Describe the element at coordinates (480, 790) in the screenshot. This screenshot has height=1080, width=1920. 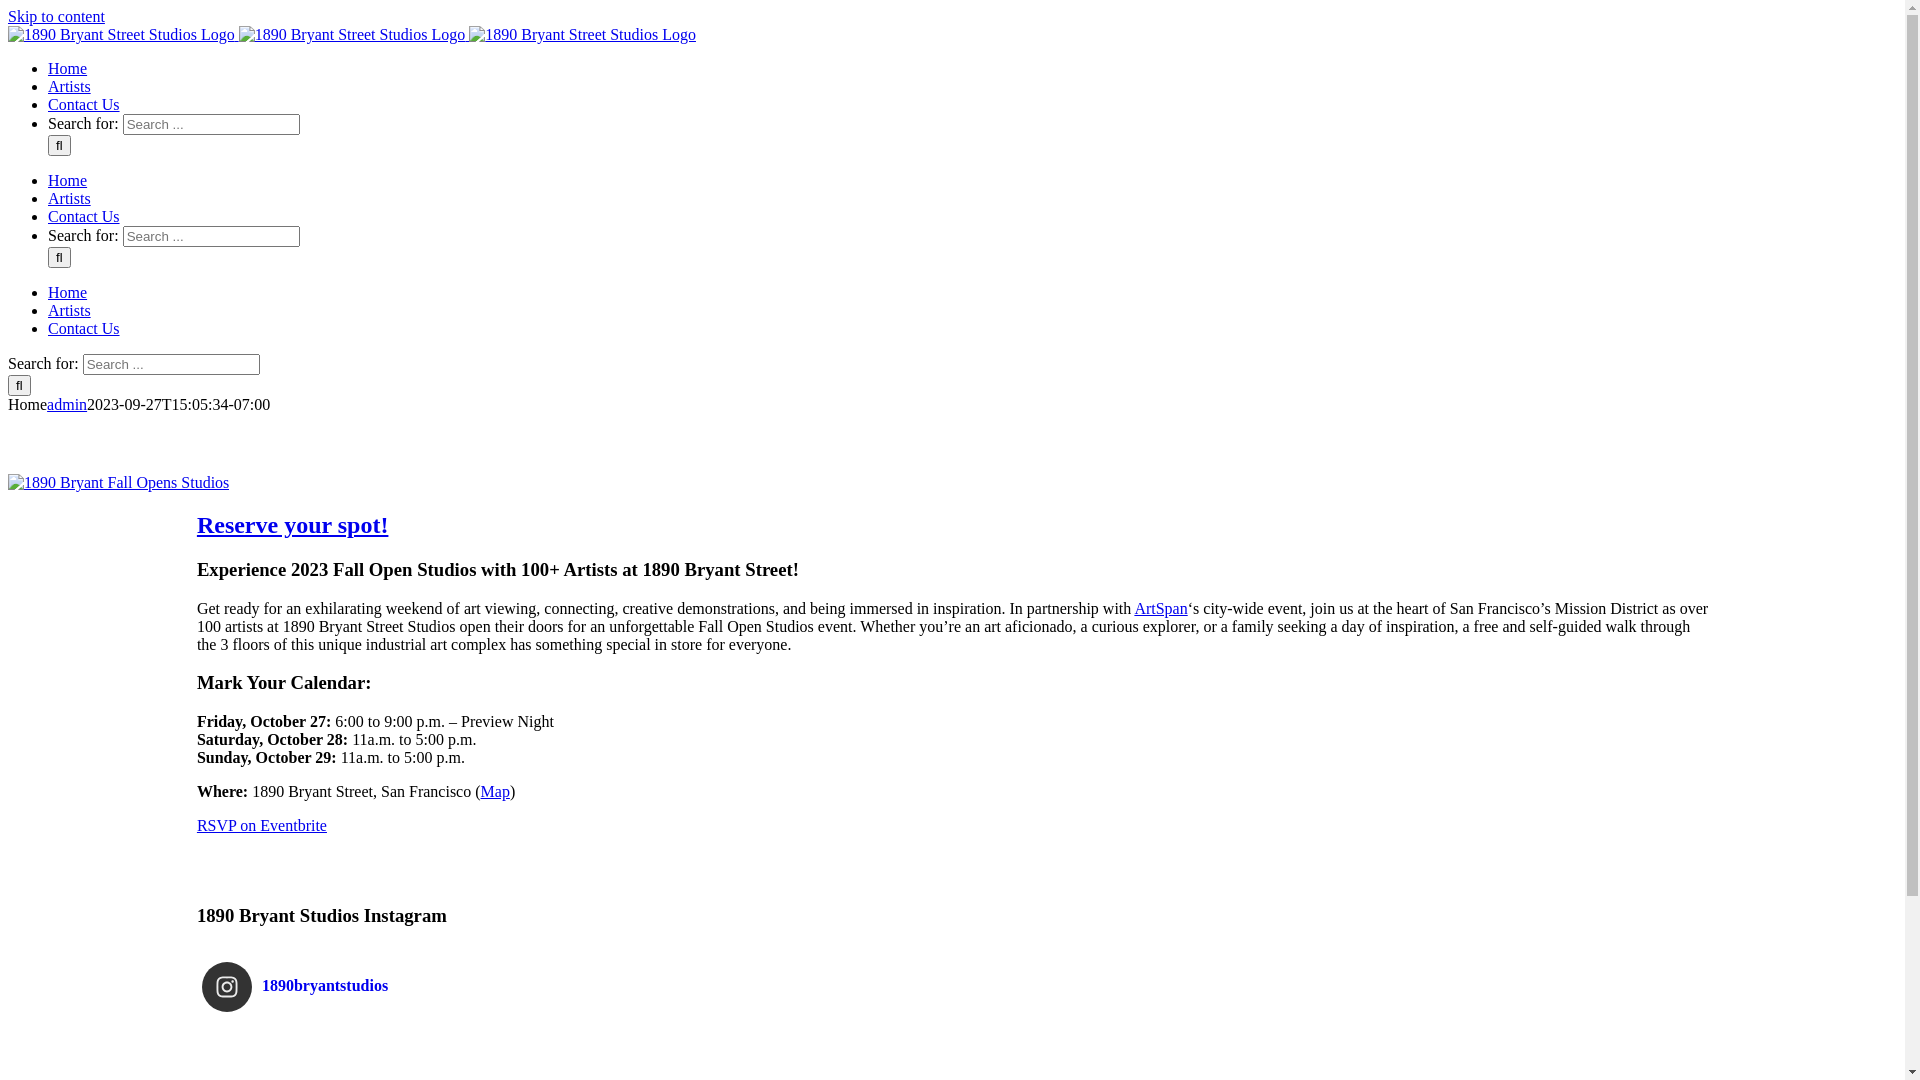
I see `'Map'` at that location.